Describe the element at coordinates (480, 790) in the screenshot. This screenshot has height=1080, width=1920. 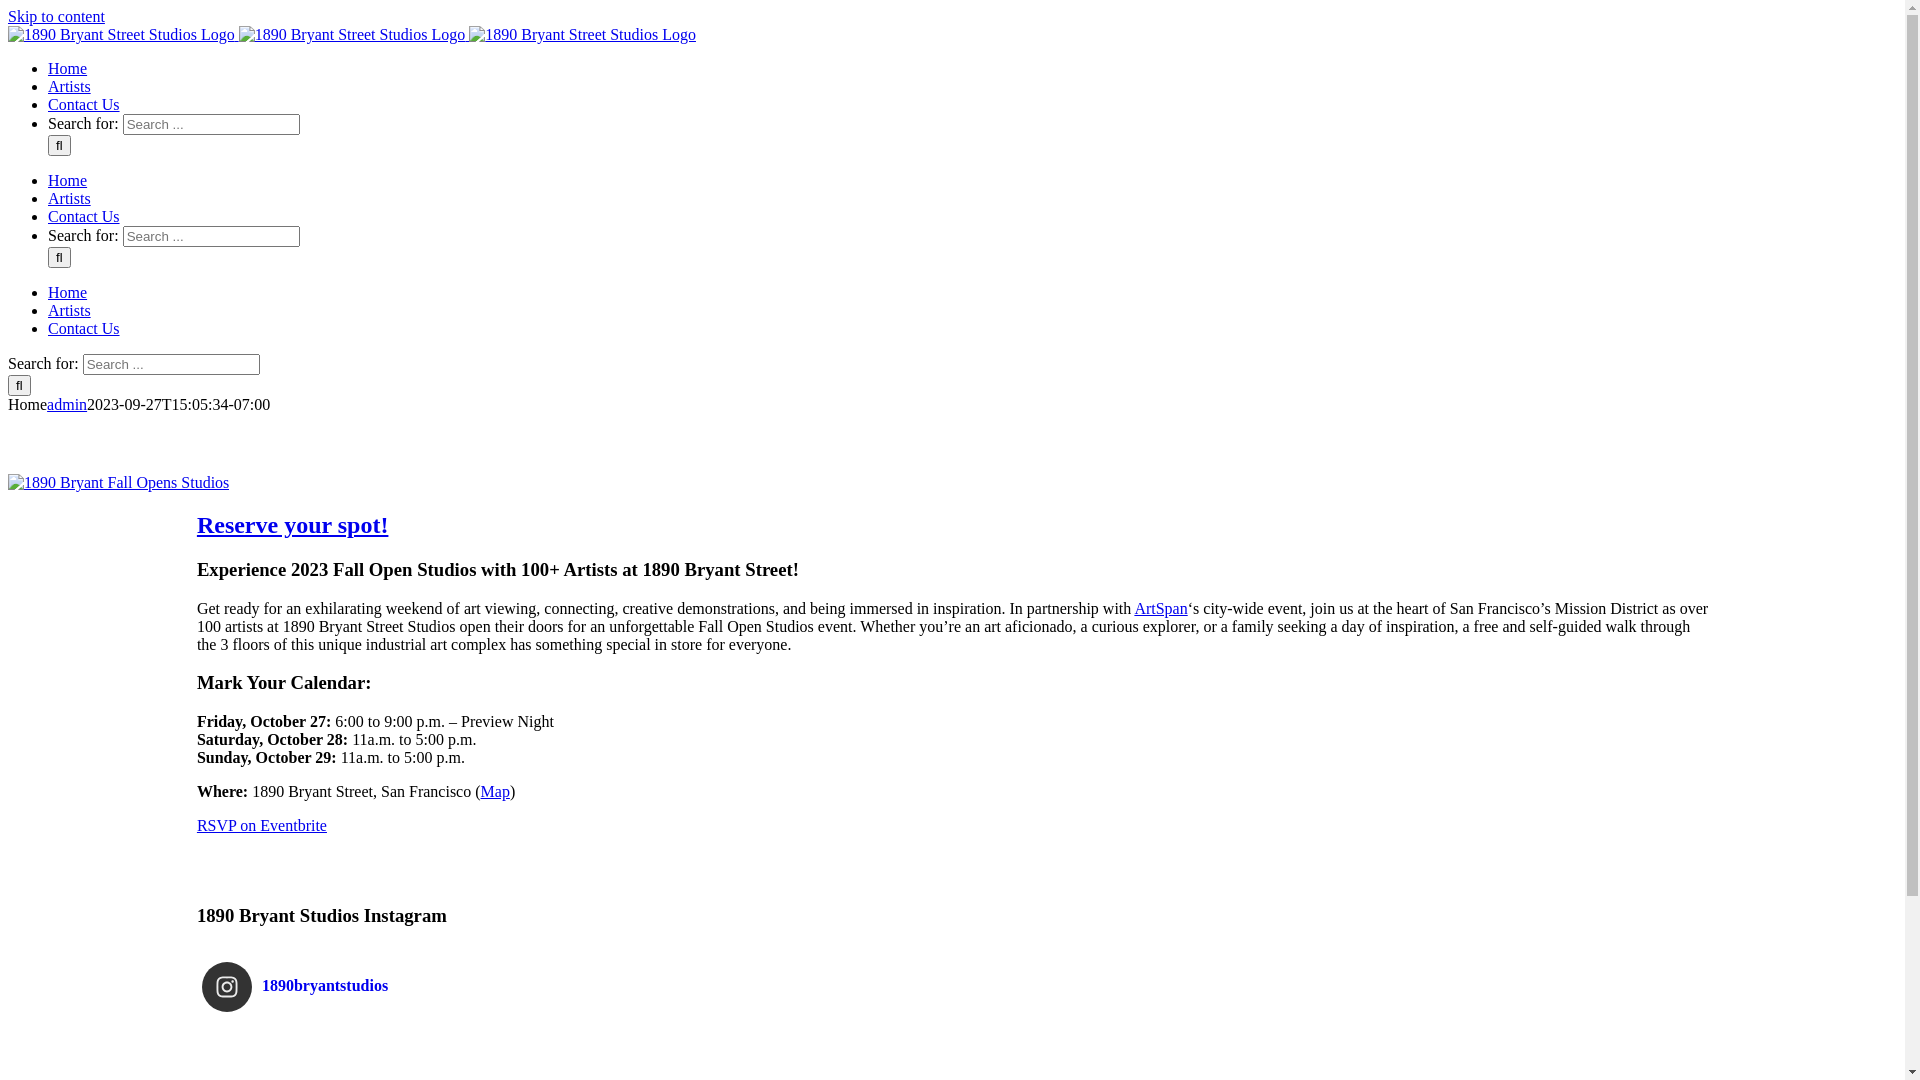
I see `'Map'` at that location.